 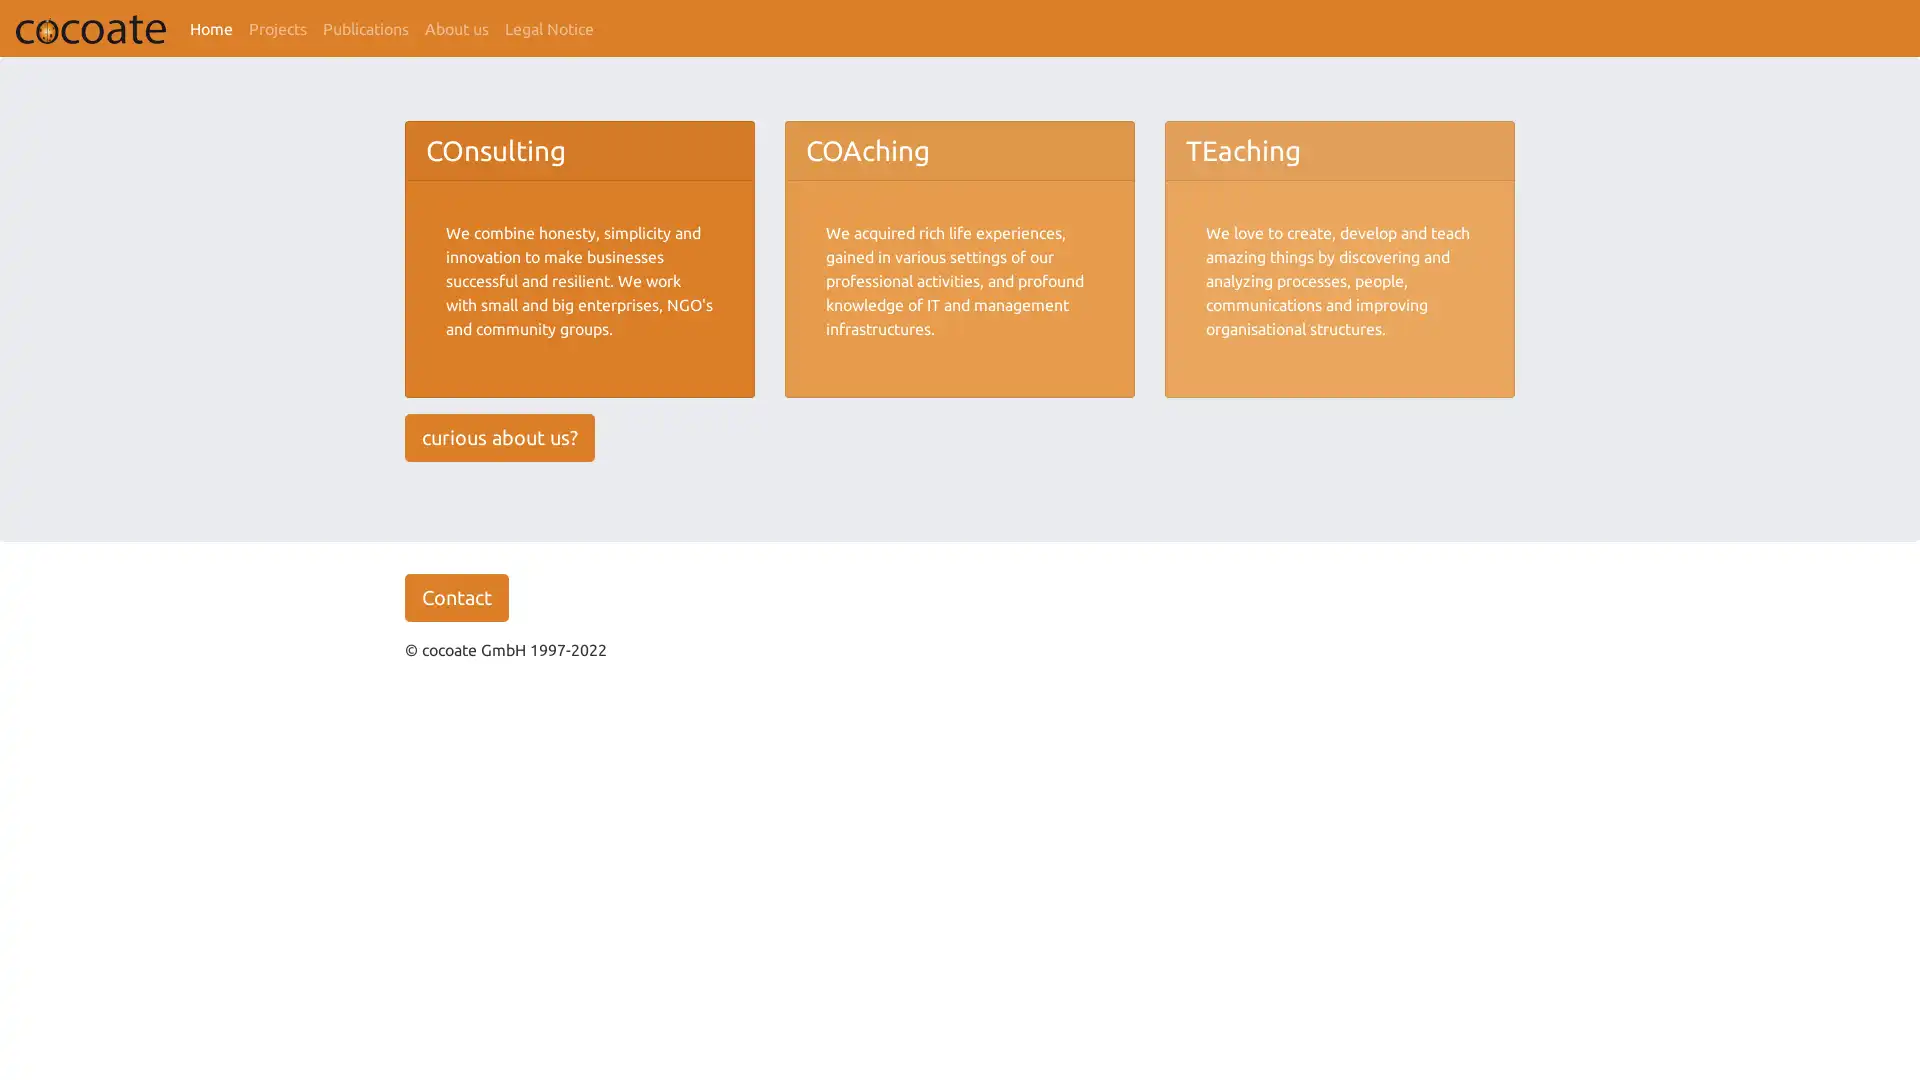 I want to click on curious about us?, so click(x=499, y=435).